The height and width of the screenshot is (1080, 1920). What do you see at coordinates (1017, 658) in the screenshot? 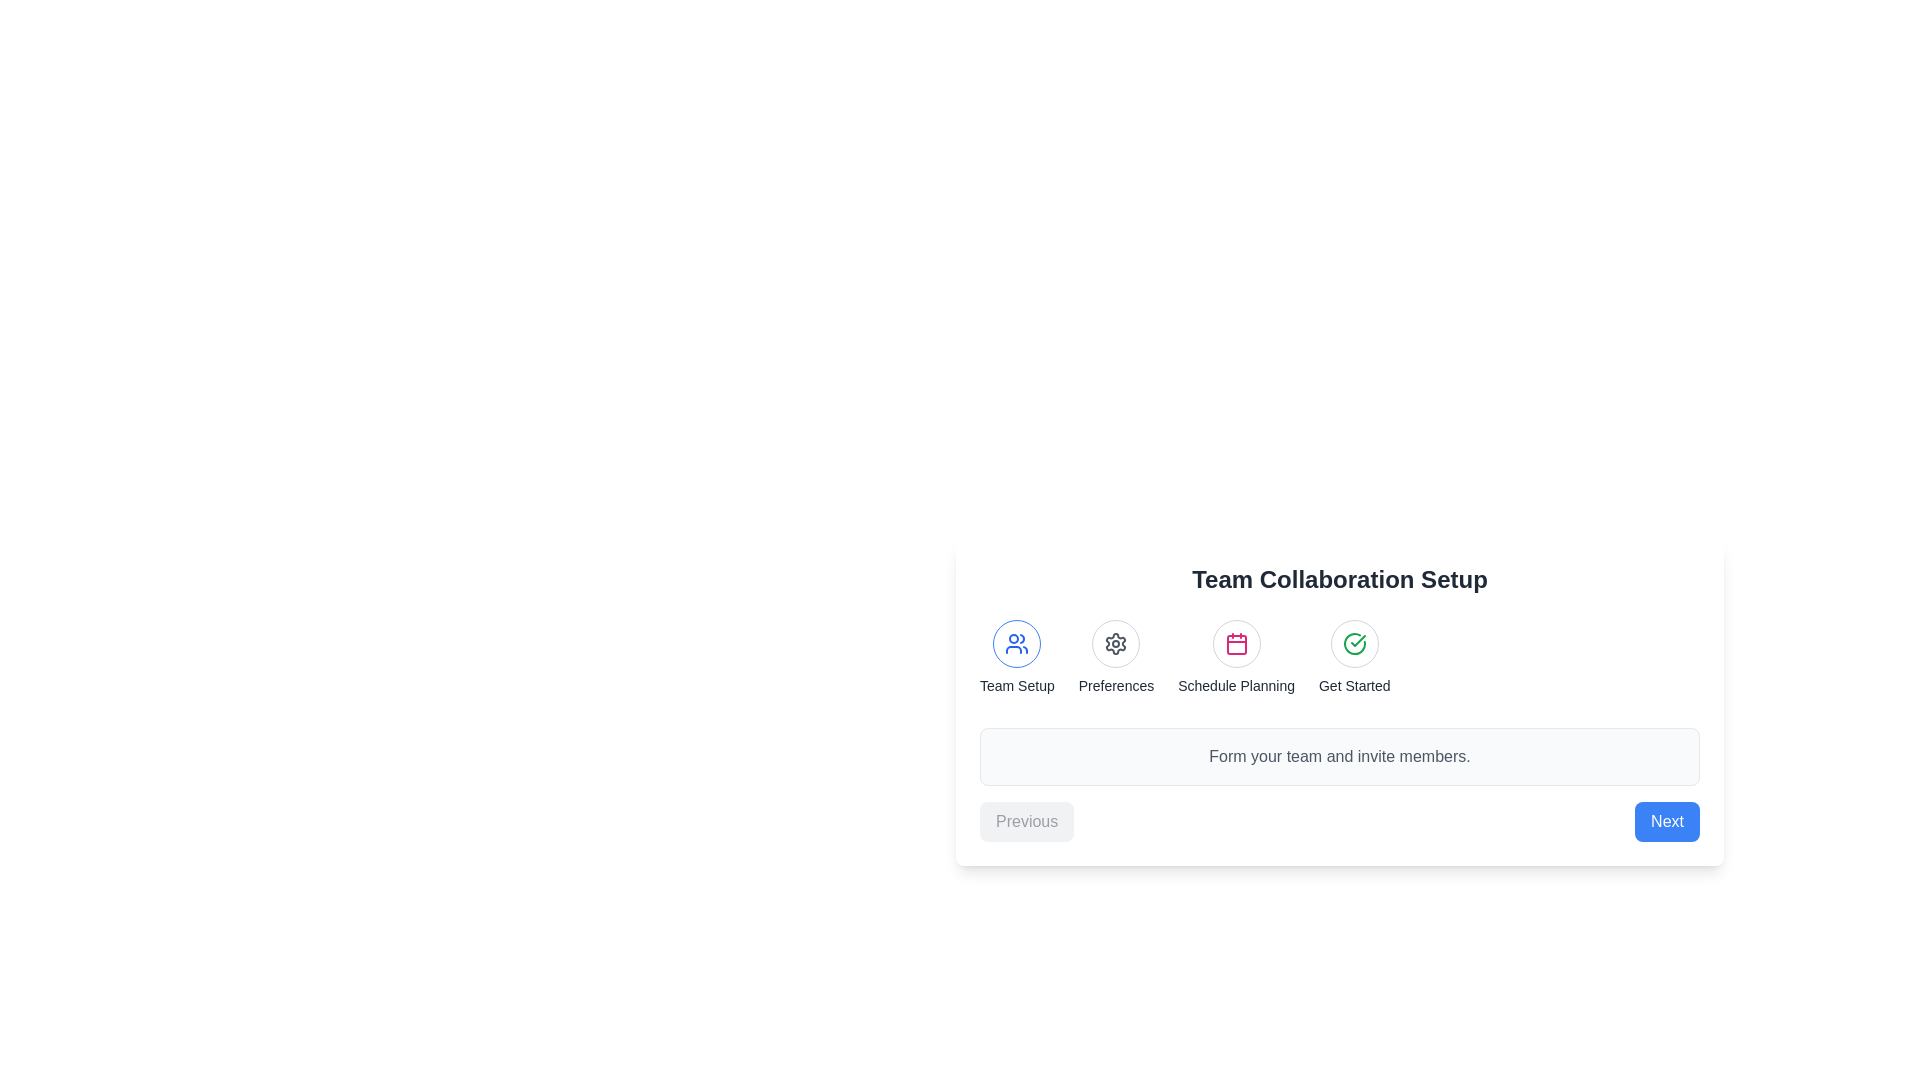
I see `the 'Team Setup' icon, which is the leftmost element in the horizontally aligned set of options, before 'Preferences'` at bounding box center [1017, 658].